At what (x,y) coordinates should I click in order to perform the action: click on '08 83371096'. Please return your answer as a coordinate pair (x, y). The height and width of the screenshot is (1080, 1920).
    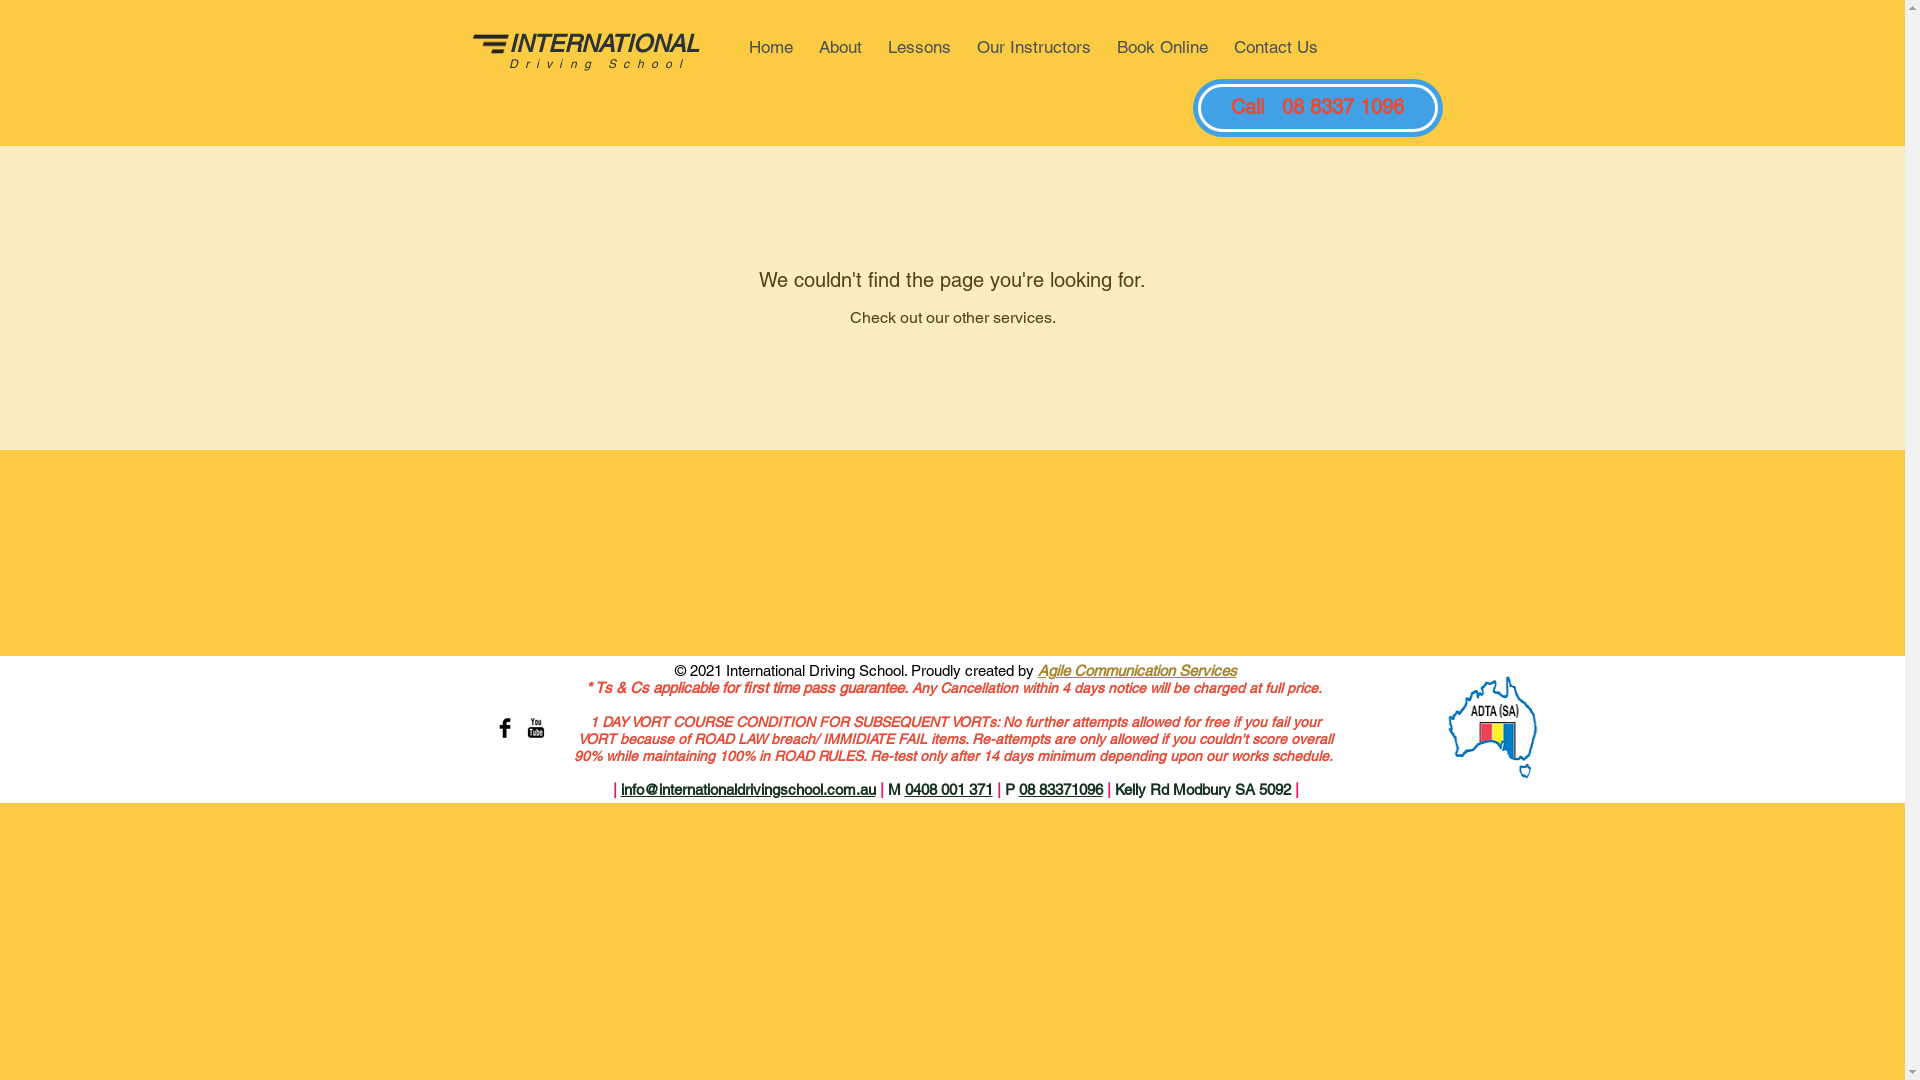
    Looking at the image, I should click on (1059, 788).